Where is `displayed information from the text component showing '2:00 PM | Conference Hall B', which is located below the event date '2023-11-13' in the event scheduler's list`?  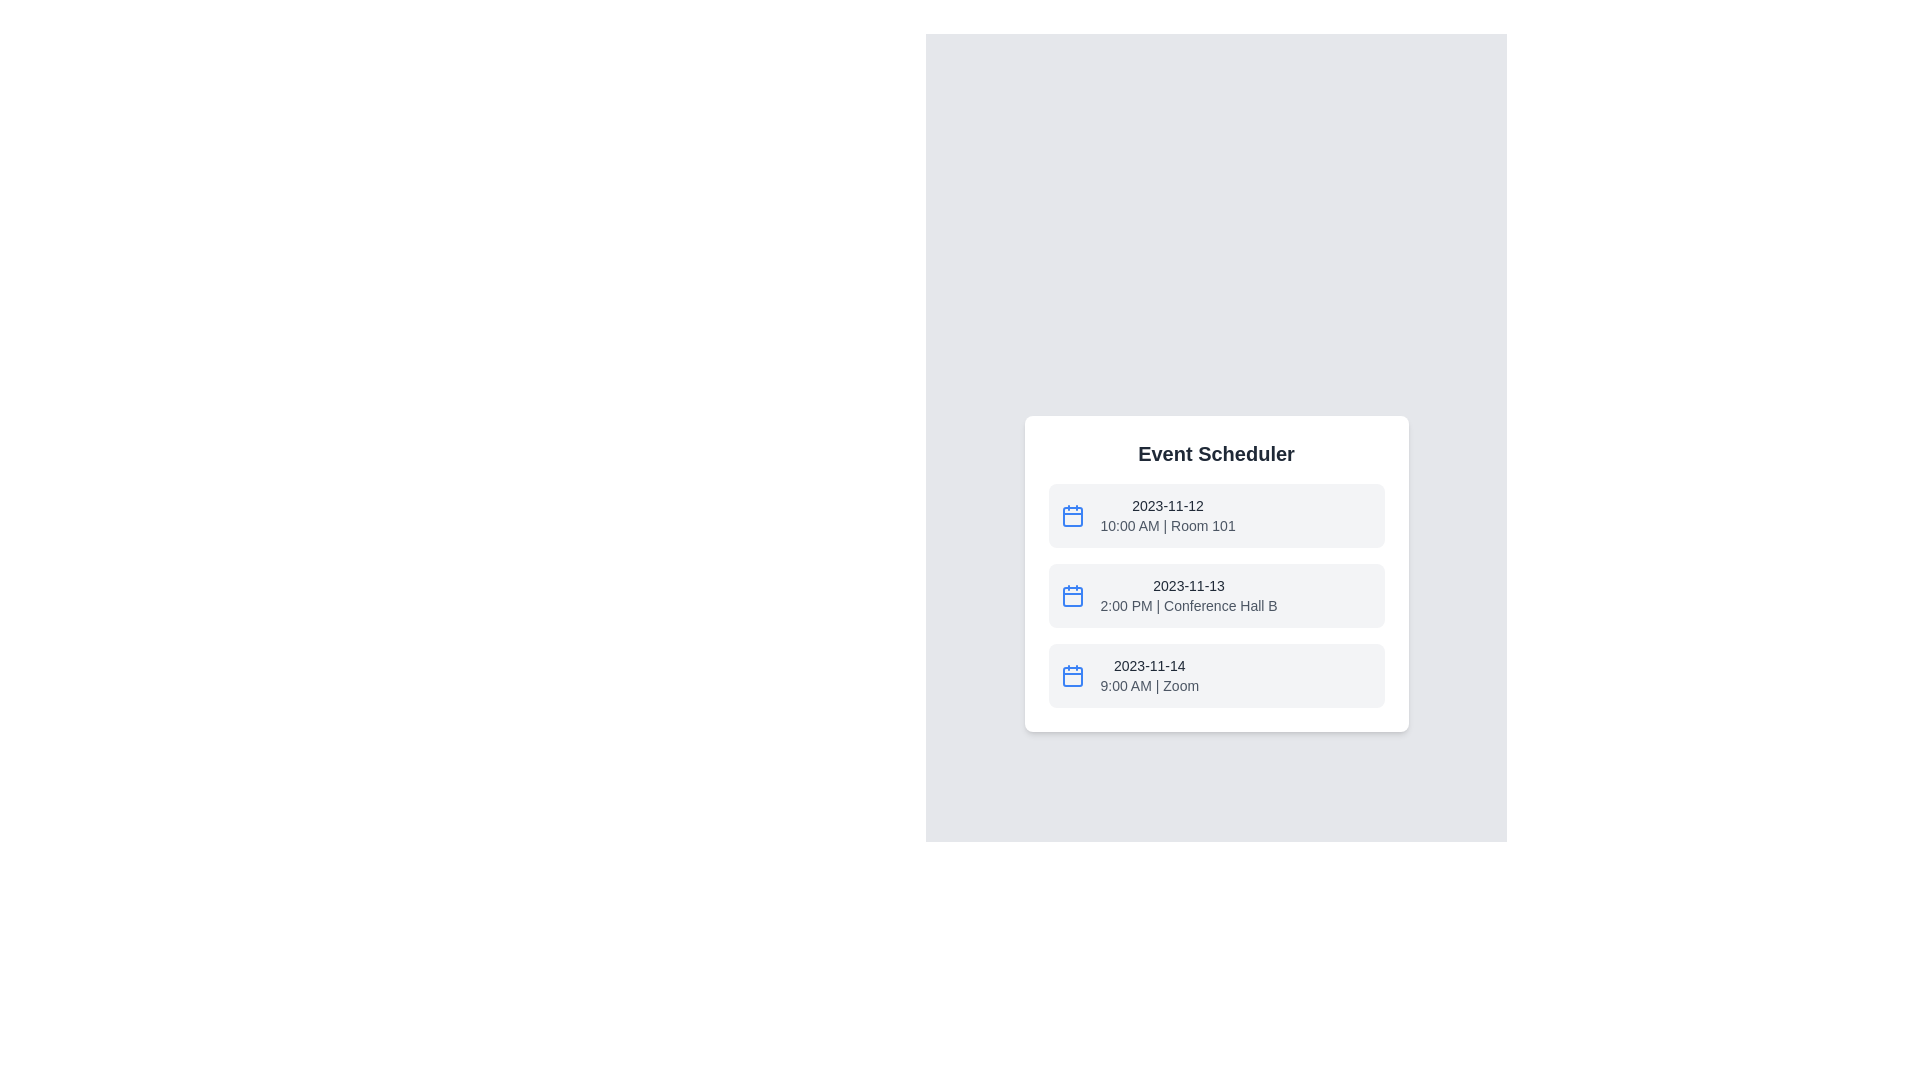
displayed information from the text component showing '2:00 PM | Conference Hall B', which is located below the event date '2023-11-13' in the event scheduler's list is located at coordinates (1189, 604).